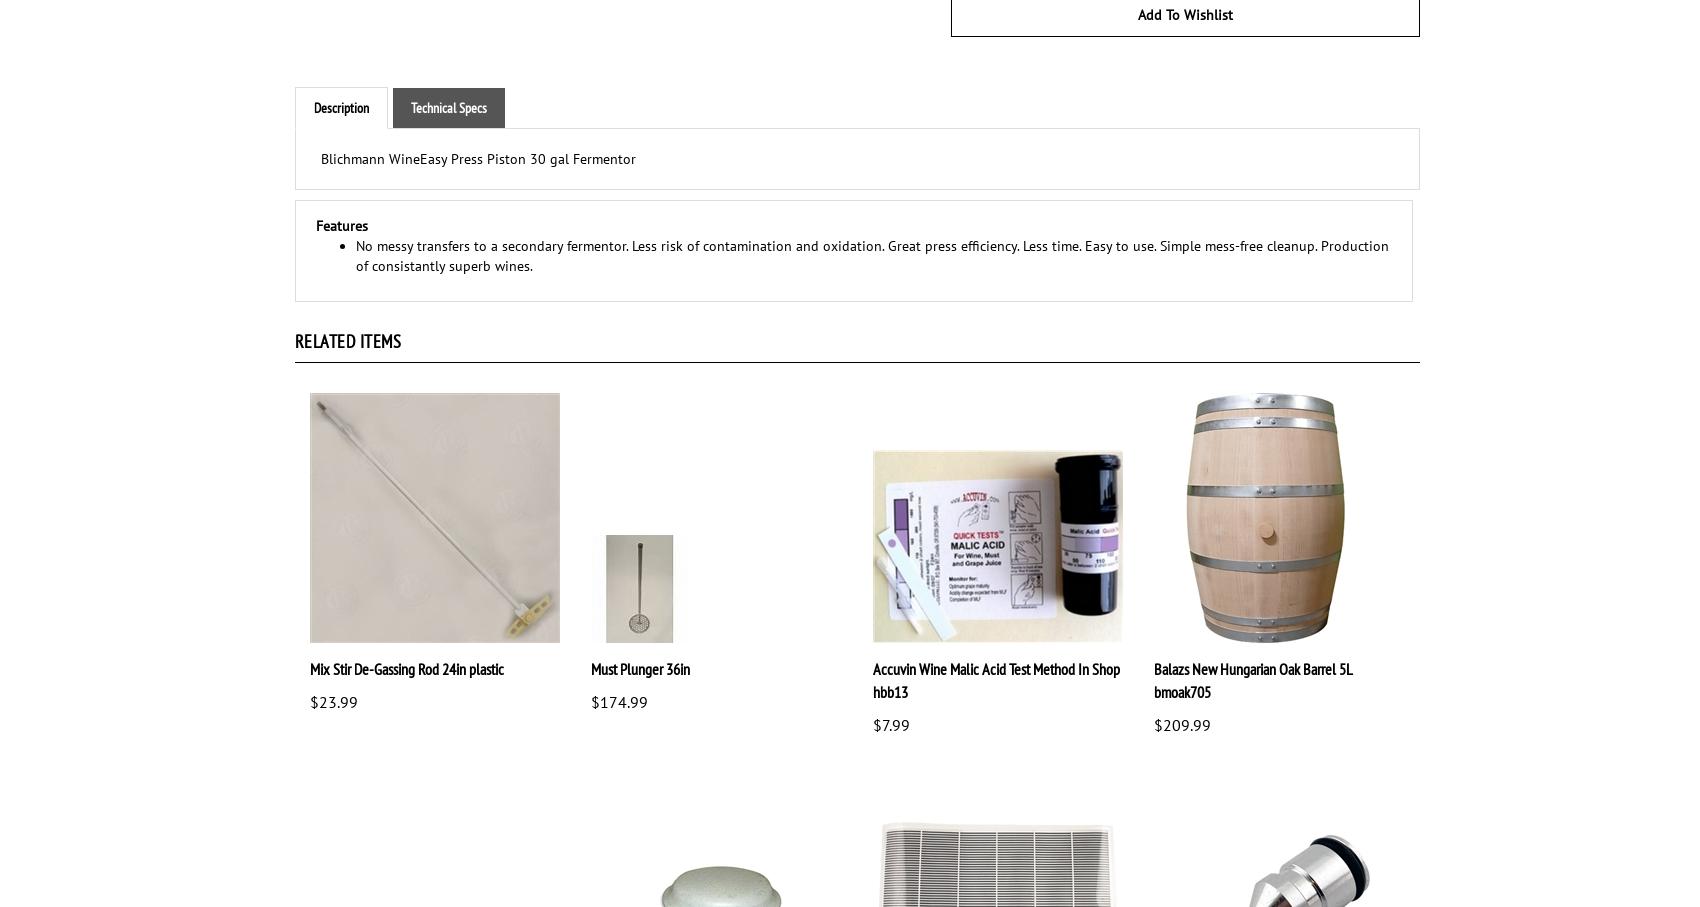  I want to click on 'Technical Specs', so click(410, 107).